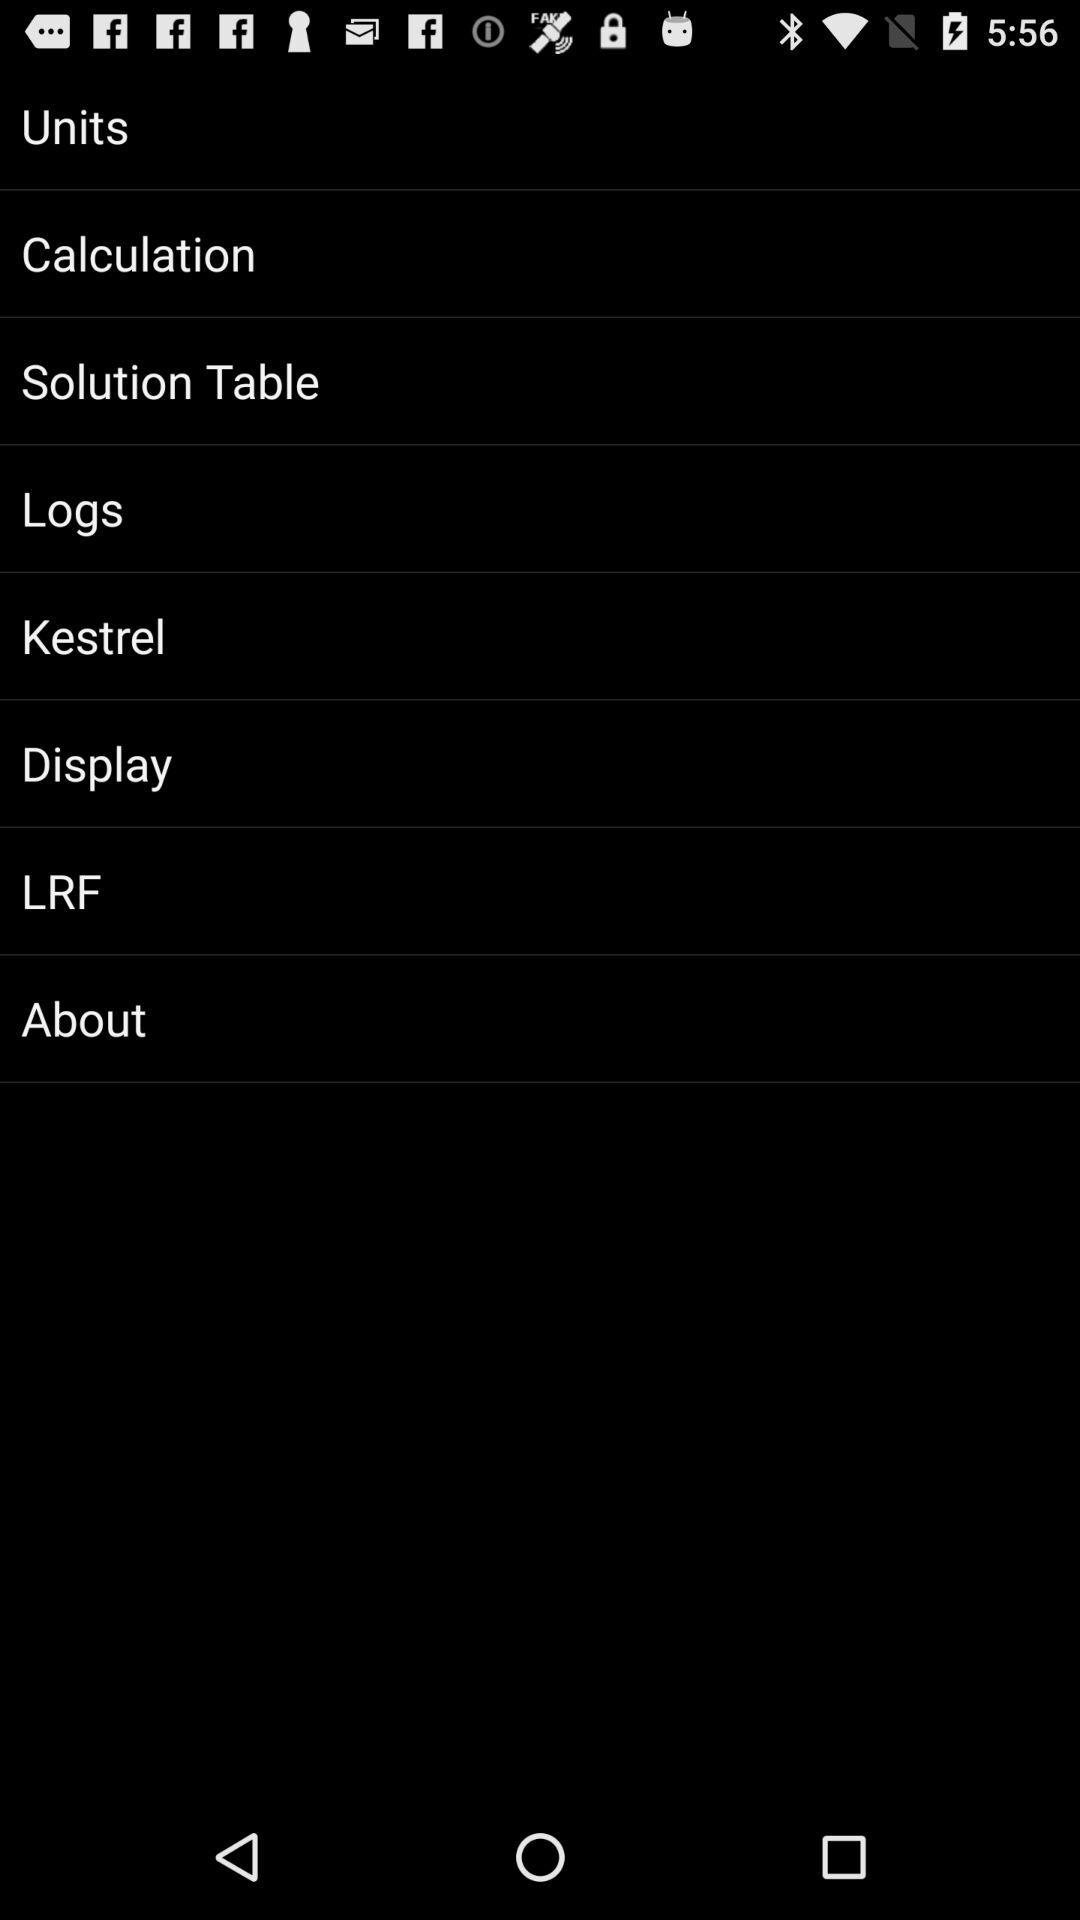 The image size is (1080, 1920). I want to click on app above the solution table item, so click(540, 252).